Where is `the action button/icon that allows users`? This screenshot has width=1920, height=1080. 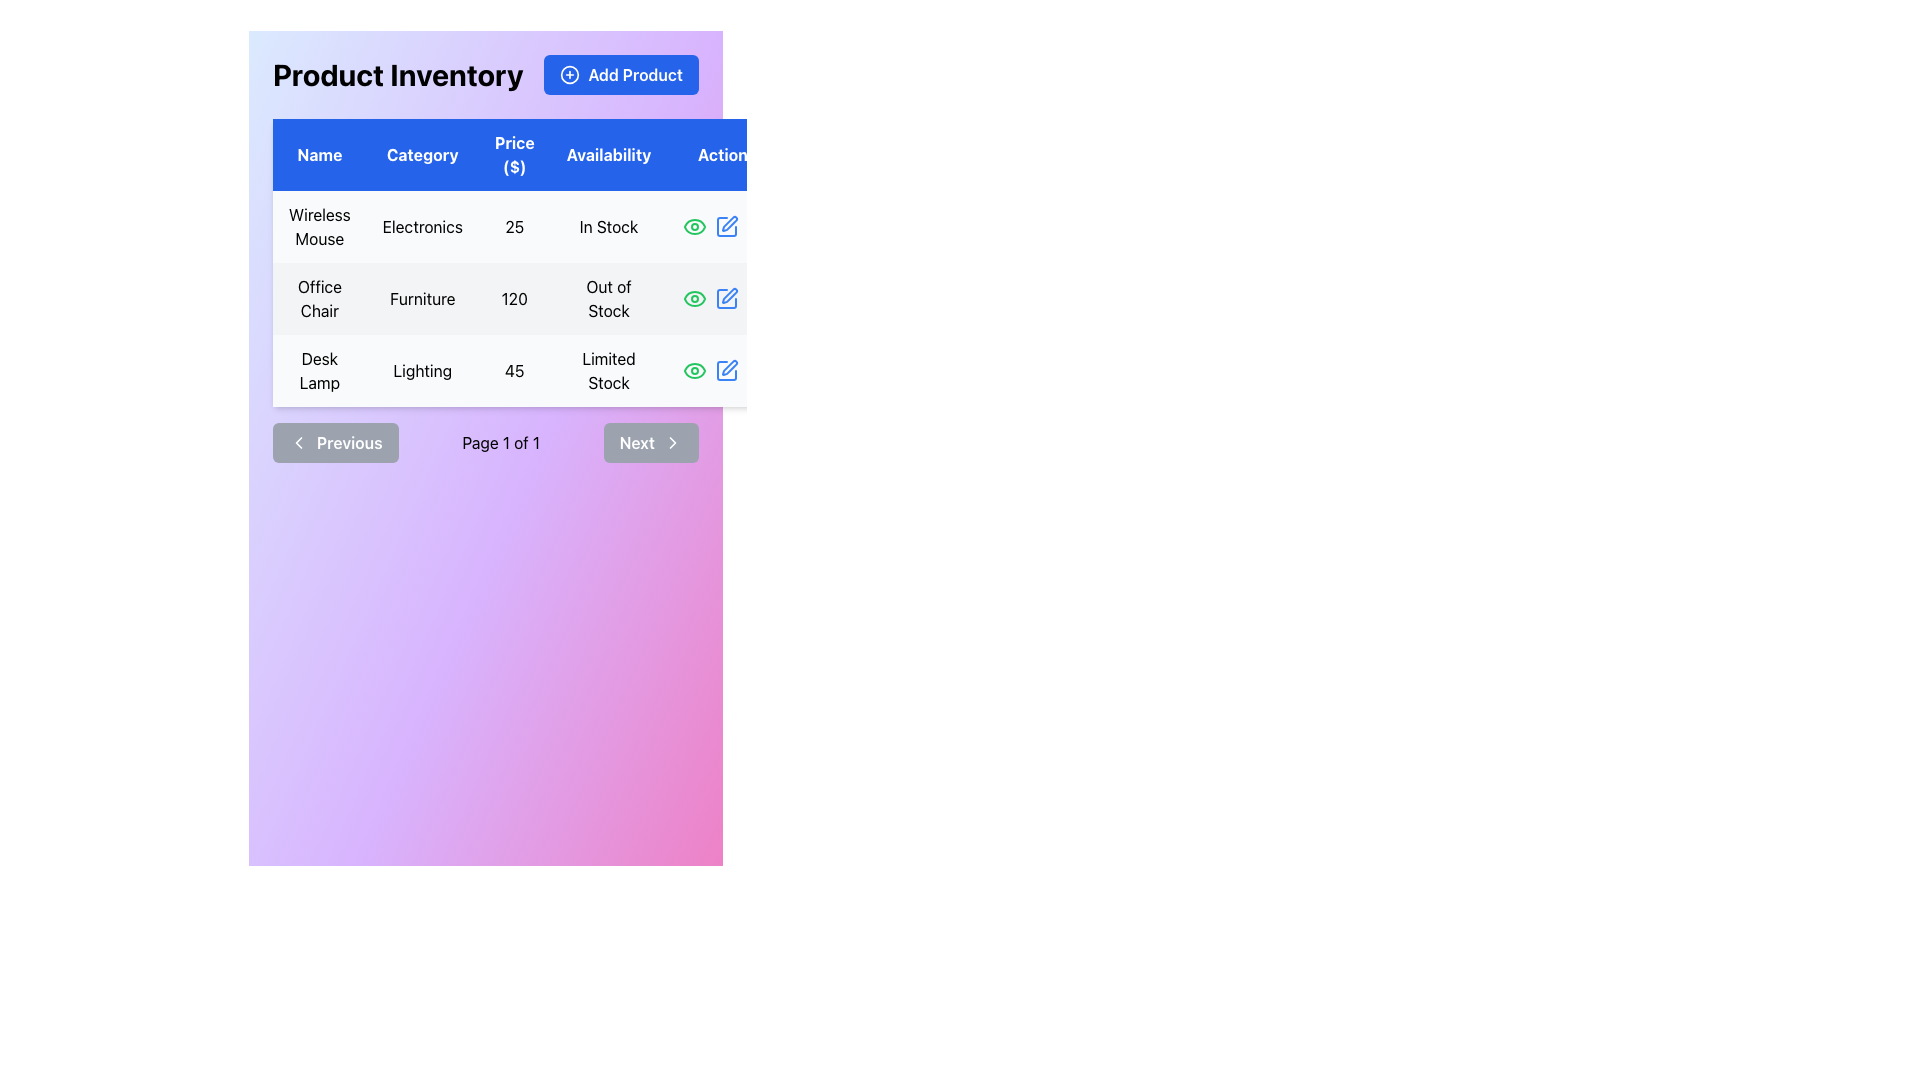 the action button/icon that allows users is located at coordinates (695, 370).